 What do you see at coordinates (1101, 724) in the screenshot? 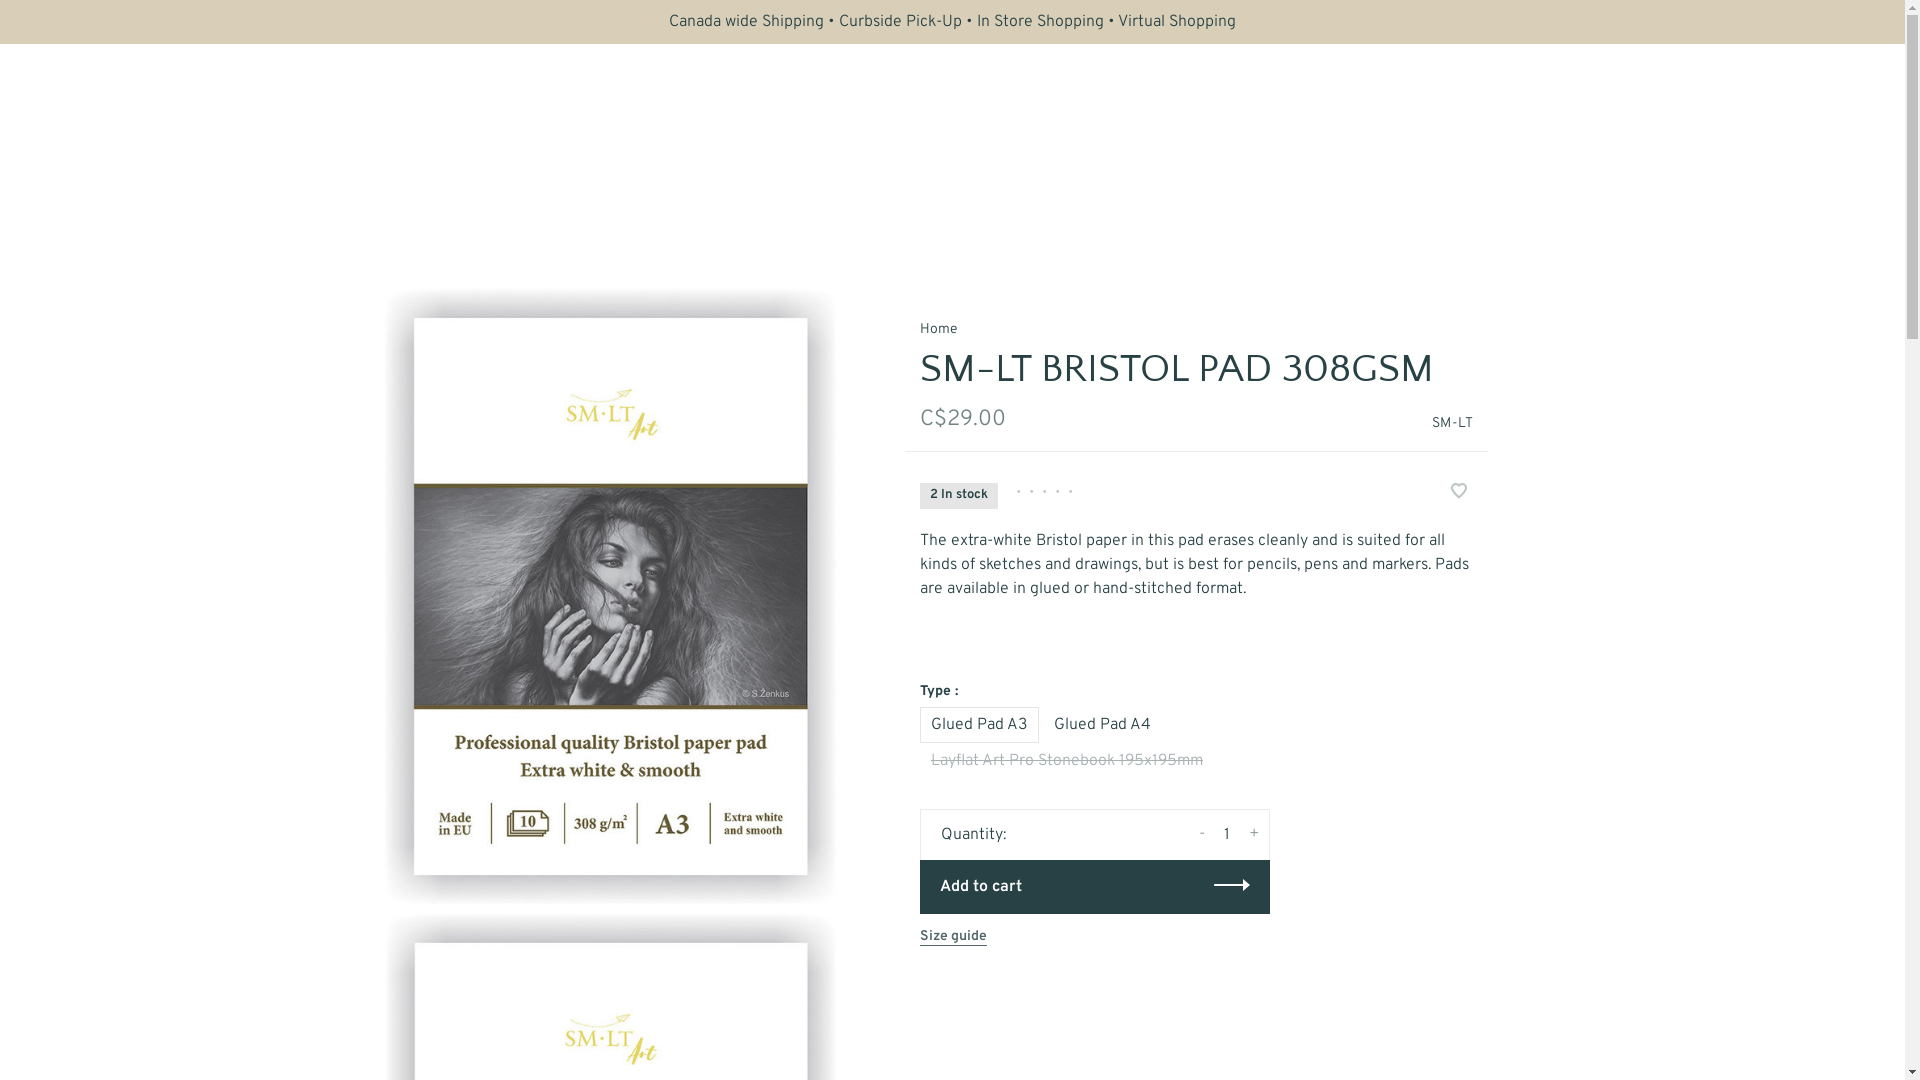
I see `'Glued Pad A4'` at bounding box center [1101, 724].